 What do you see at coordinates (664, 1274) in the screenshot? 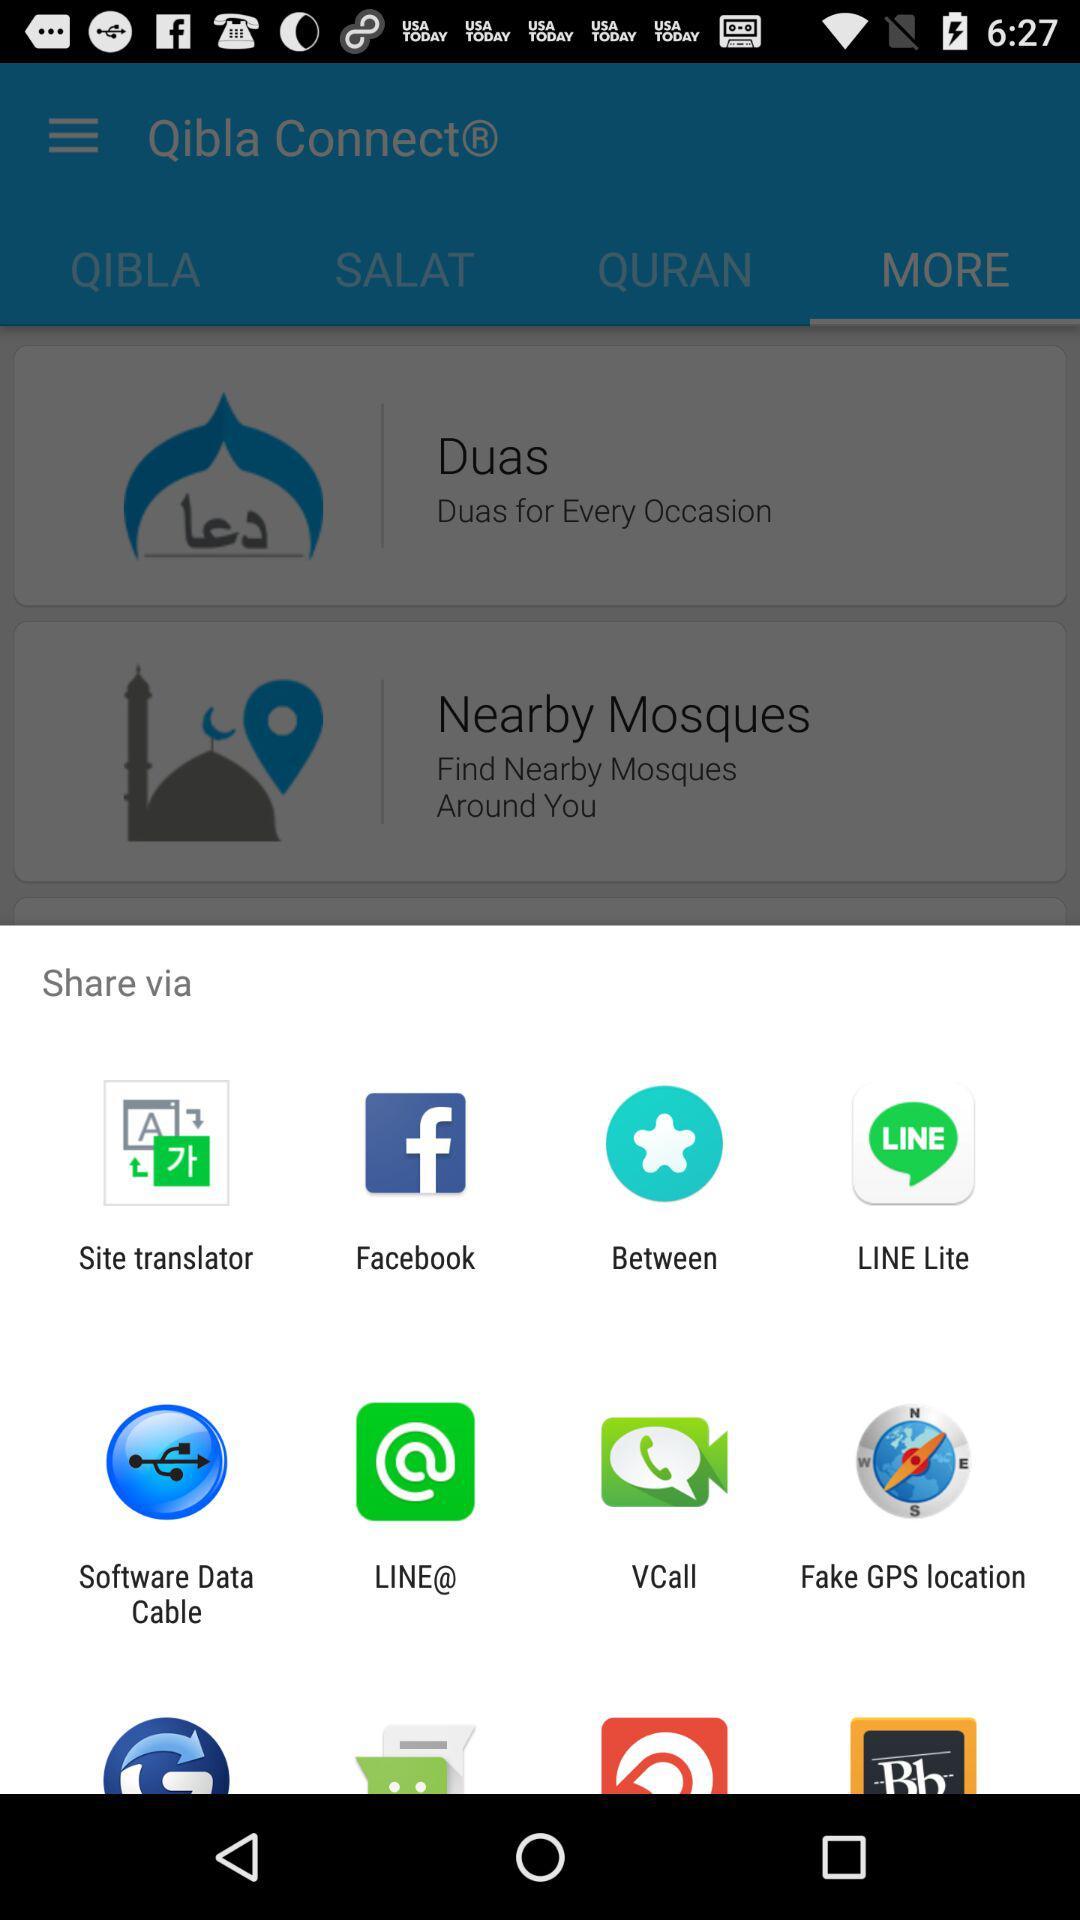
I see `the icon to the right of the facebook icon` at bounding box center [664, 1274].